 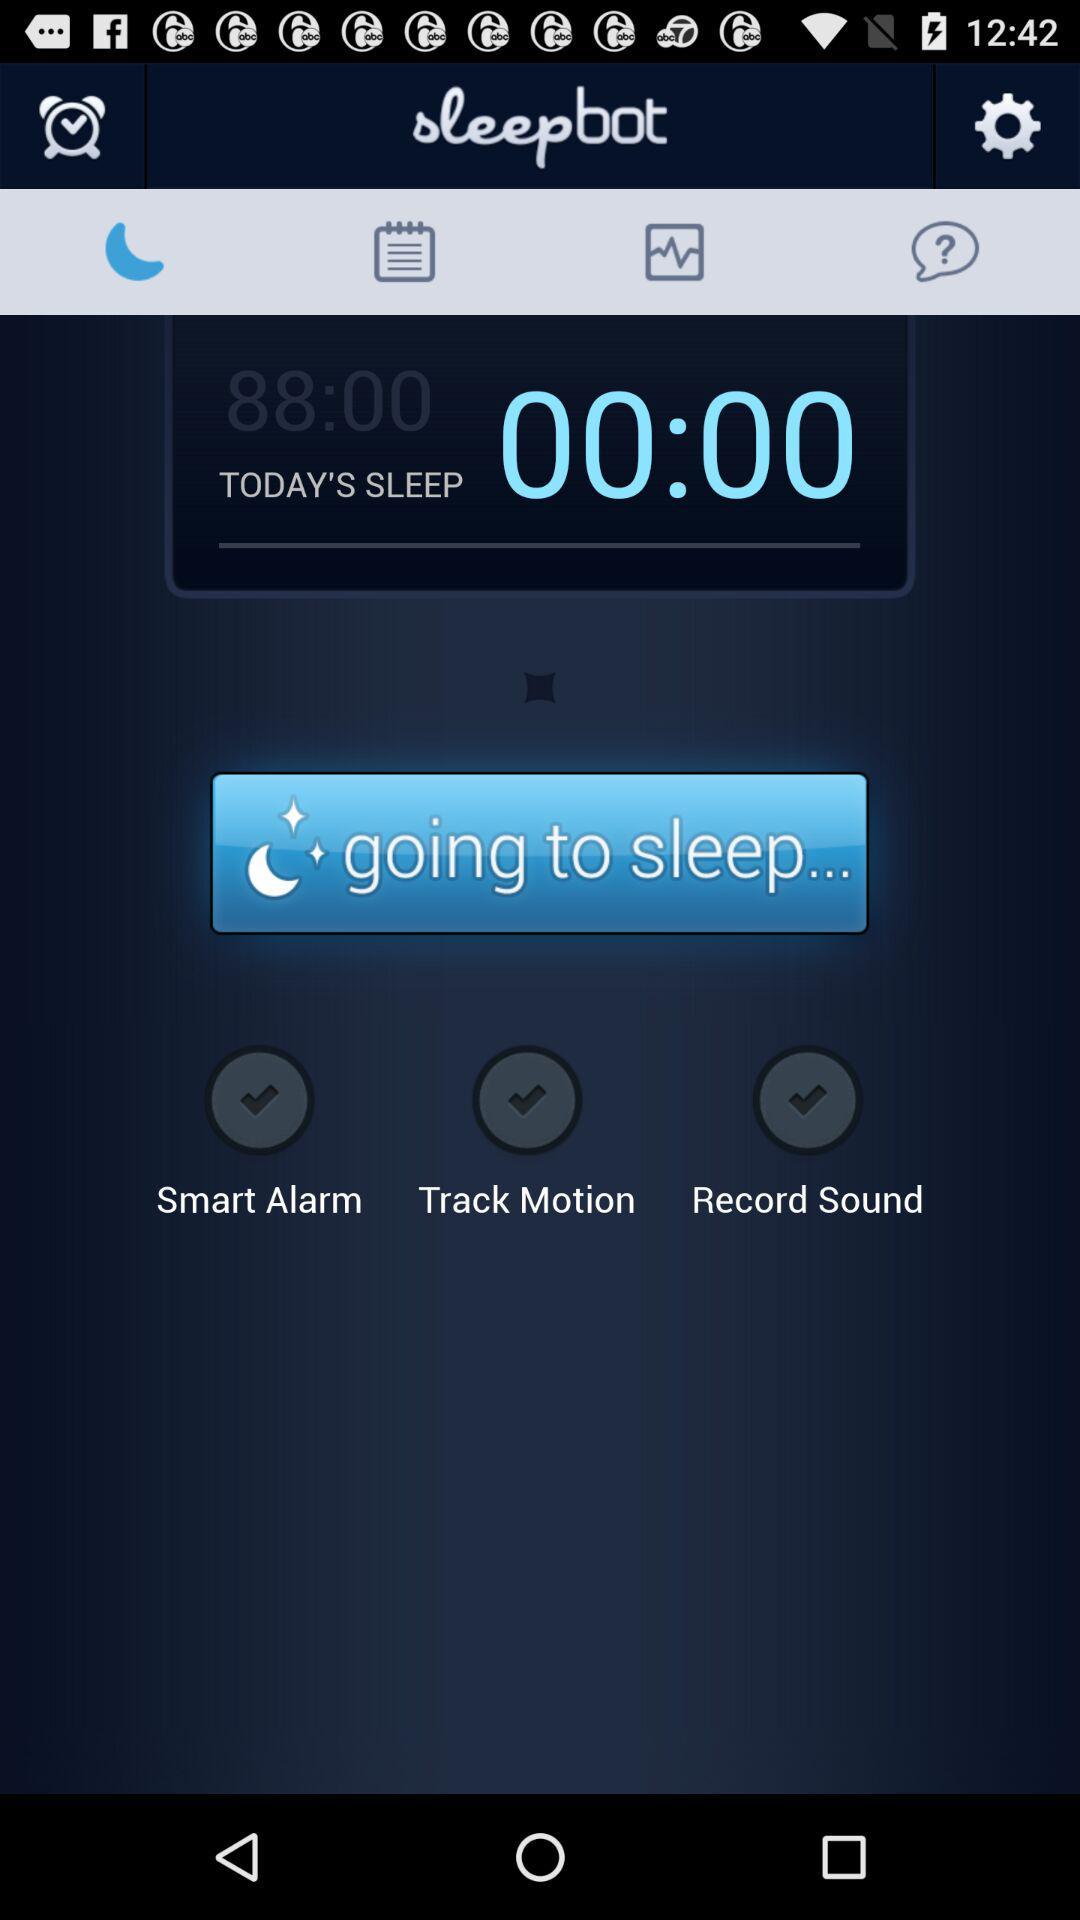 I want to click on app to the left of 00 app, so click(x=594, y=438).